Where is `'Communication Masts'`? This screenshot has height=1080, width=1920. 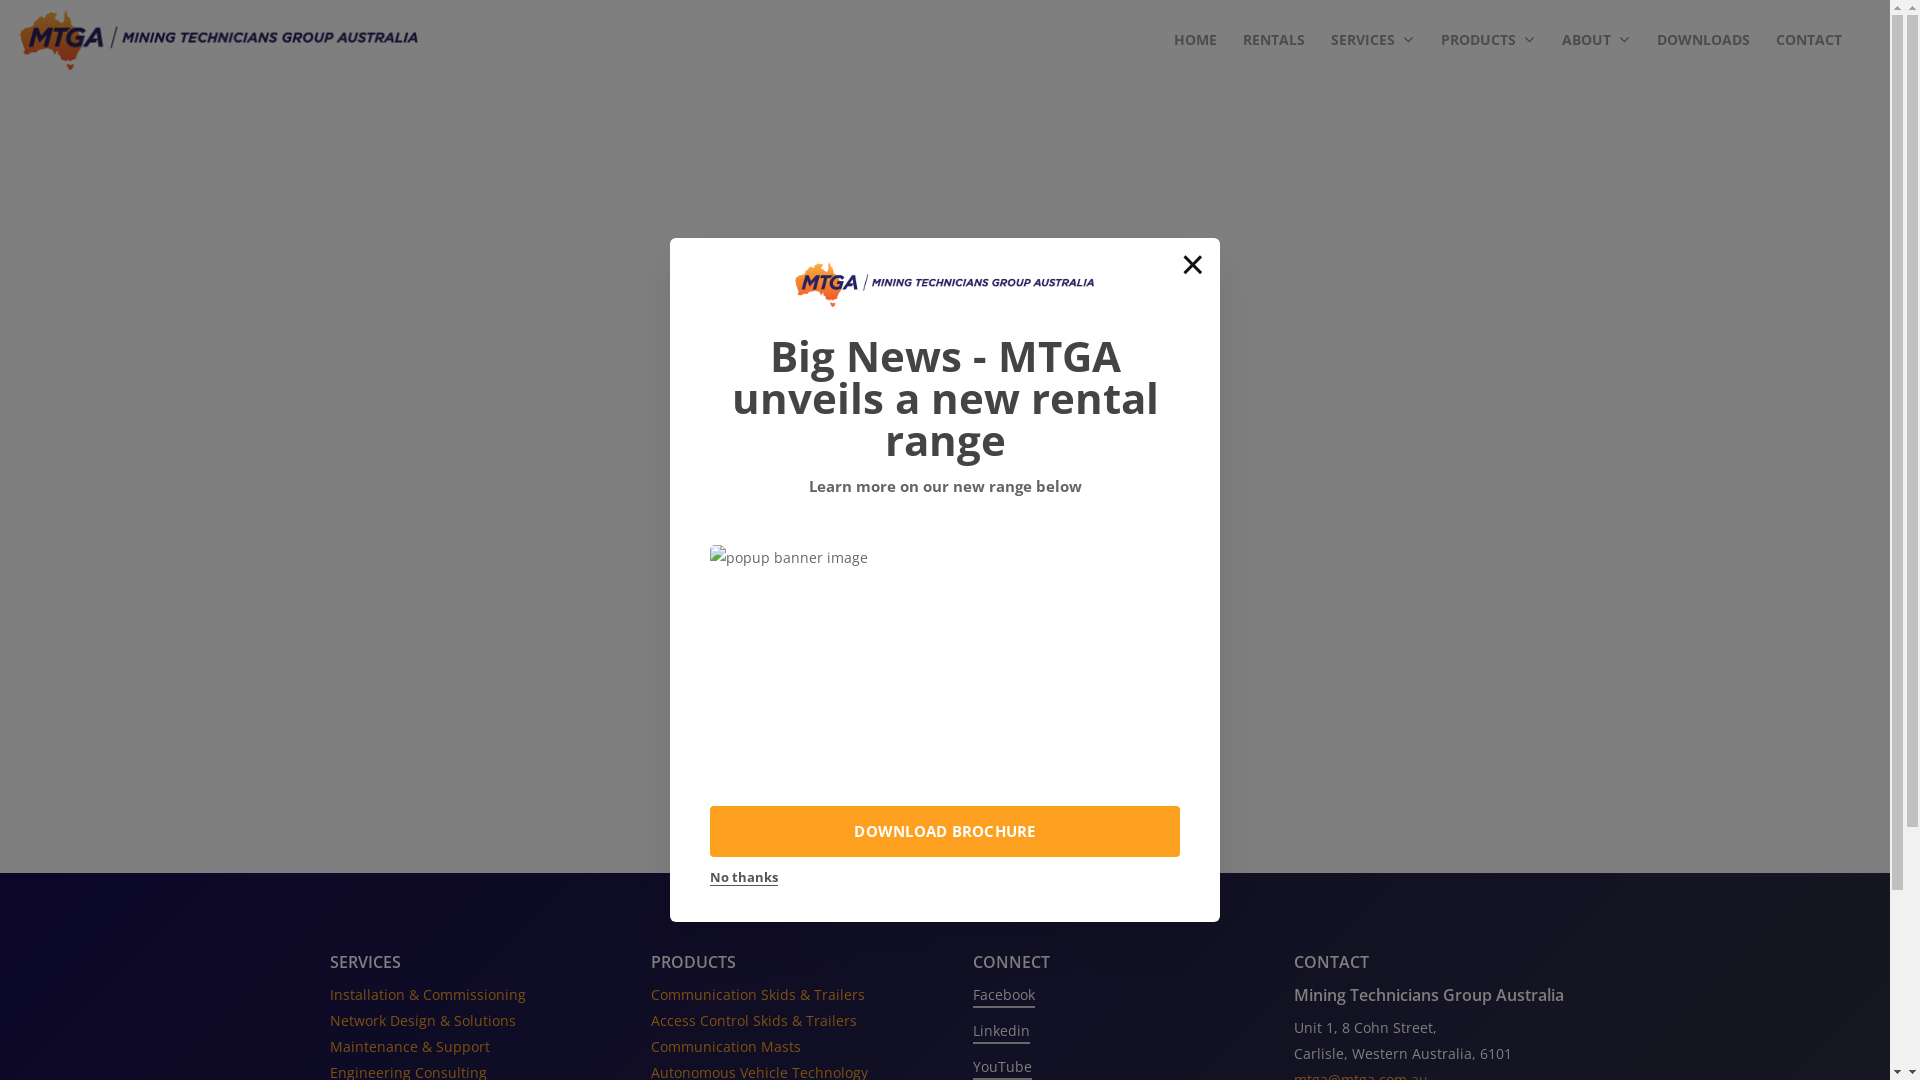
'Communication Masts' is located at coordinates (724, 1045).